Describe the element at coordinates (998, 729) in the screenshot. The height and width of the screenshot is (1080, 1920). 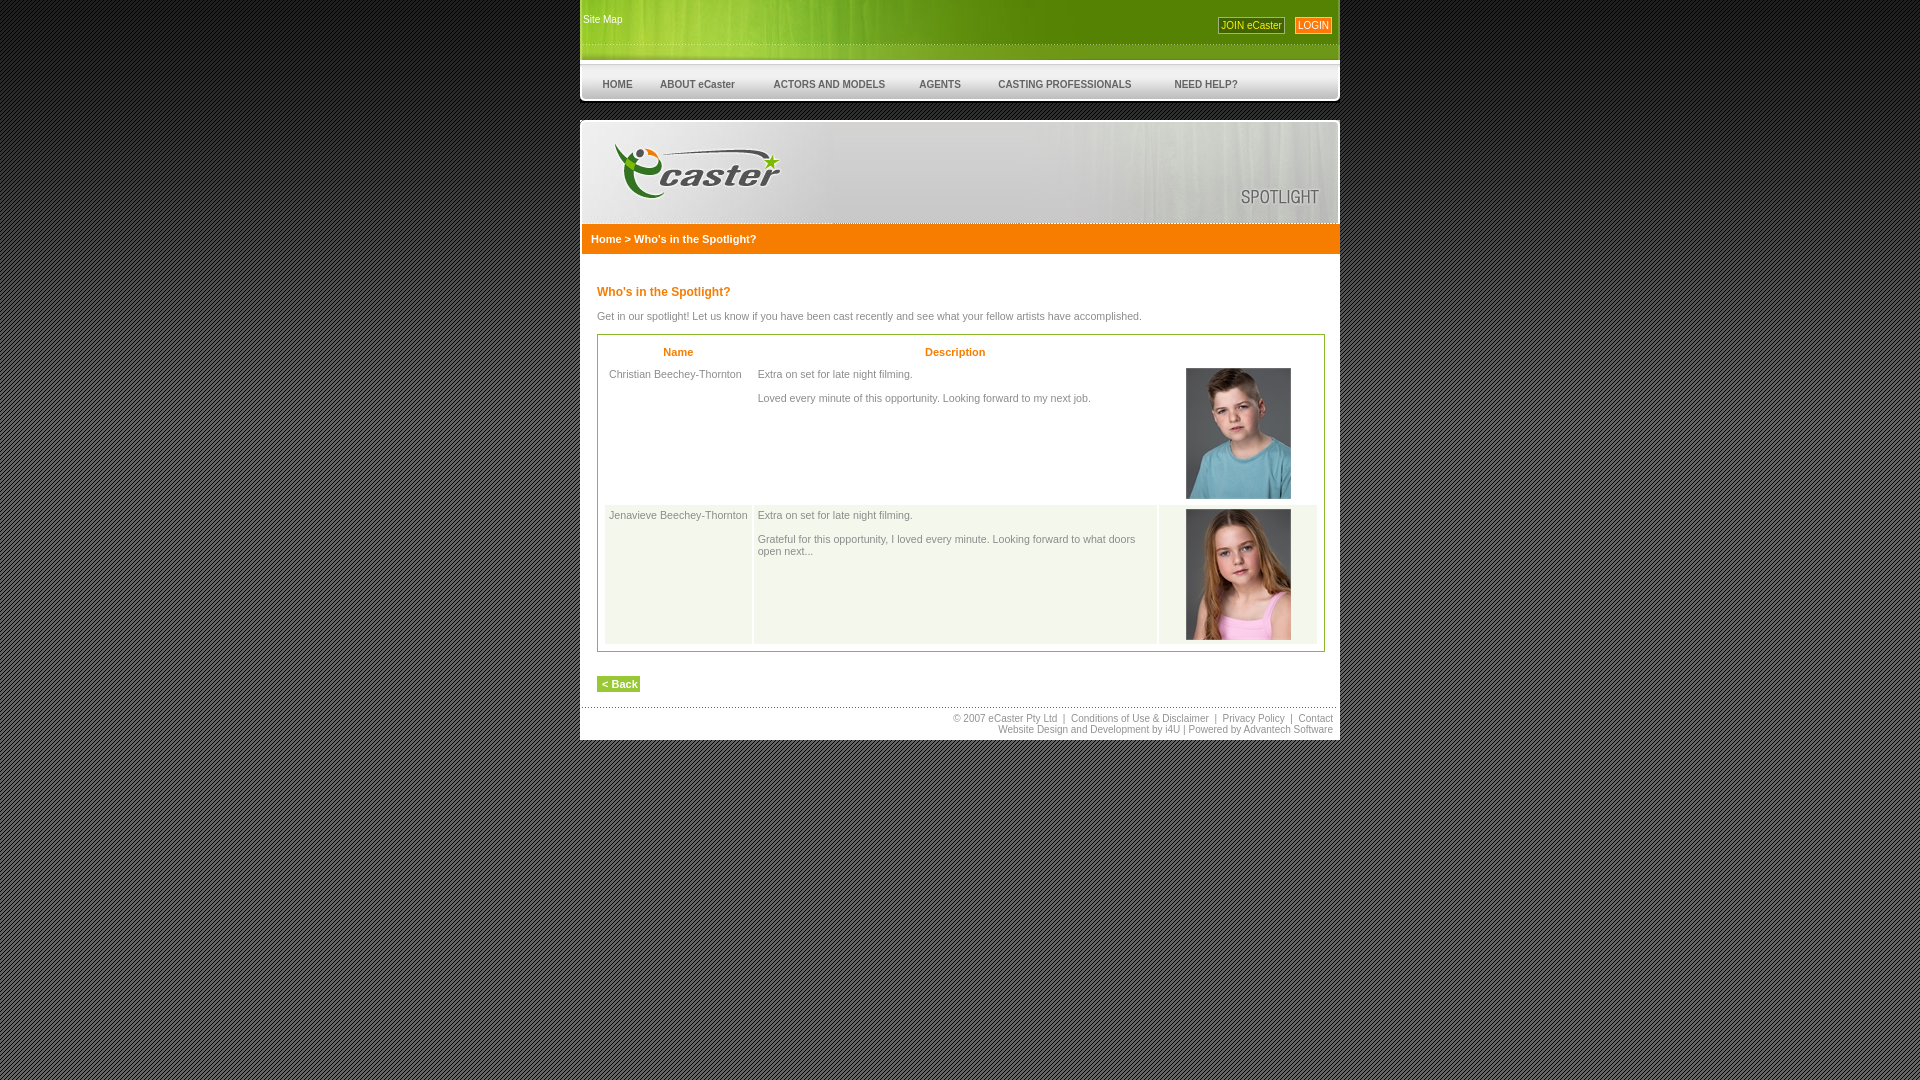
I see `'Website Design and'` at that location.